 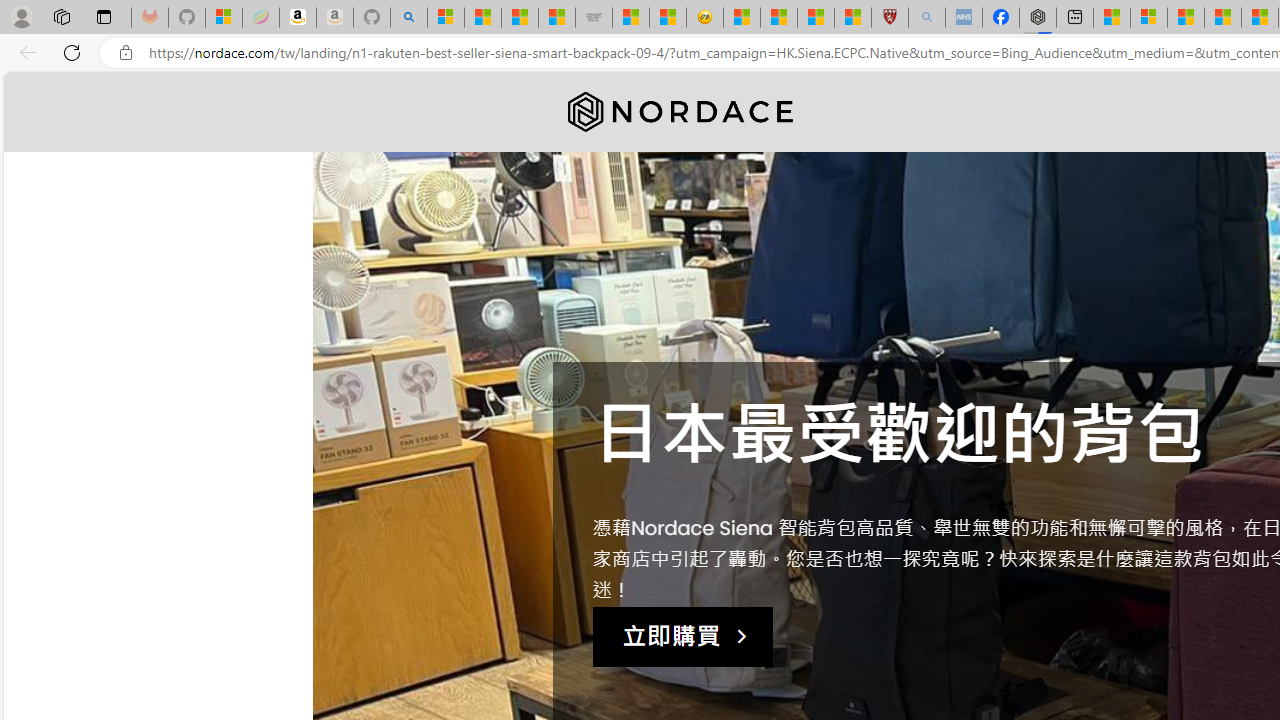 What do you see at coordinates (125, 52) in the screenshot?
I see `'View site information'` at bounding box center [125, 52].